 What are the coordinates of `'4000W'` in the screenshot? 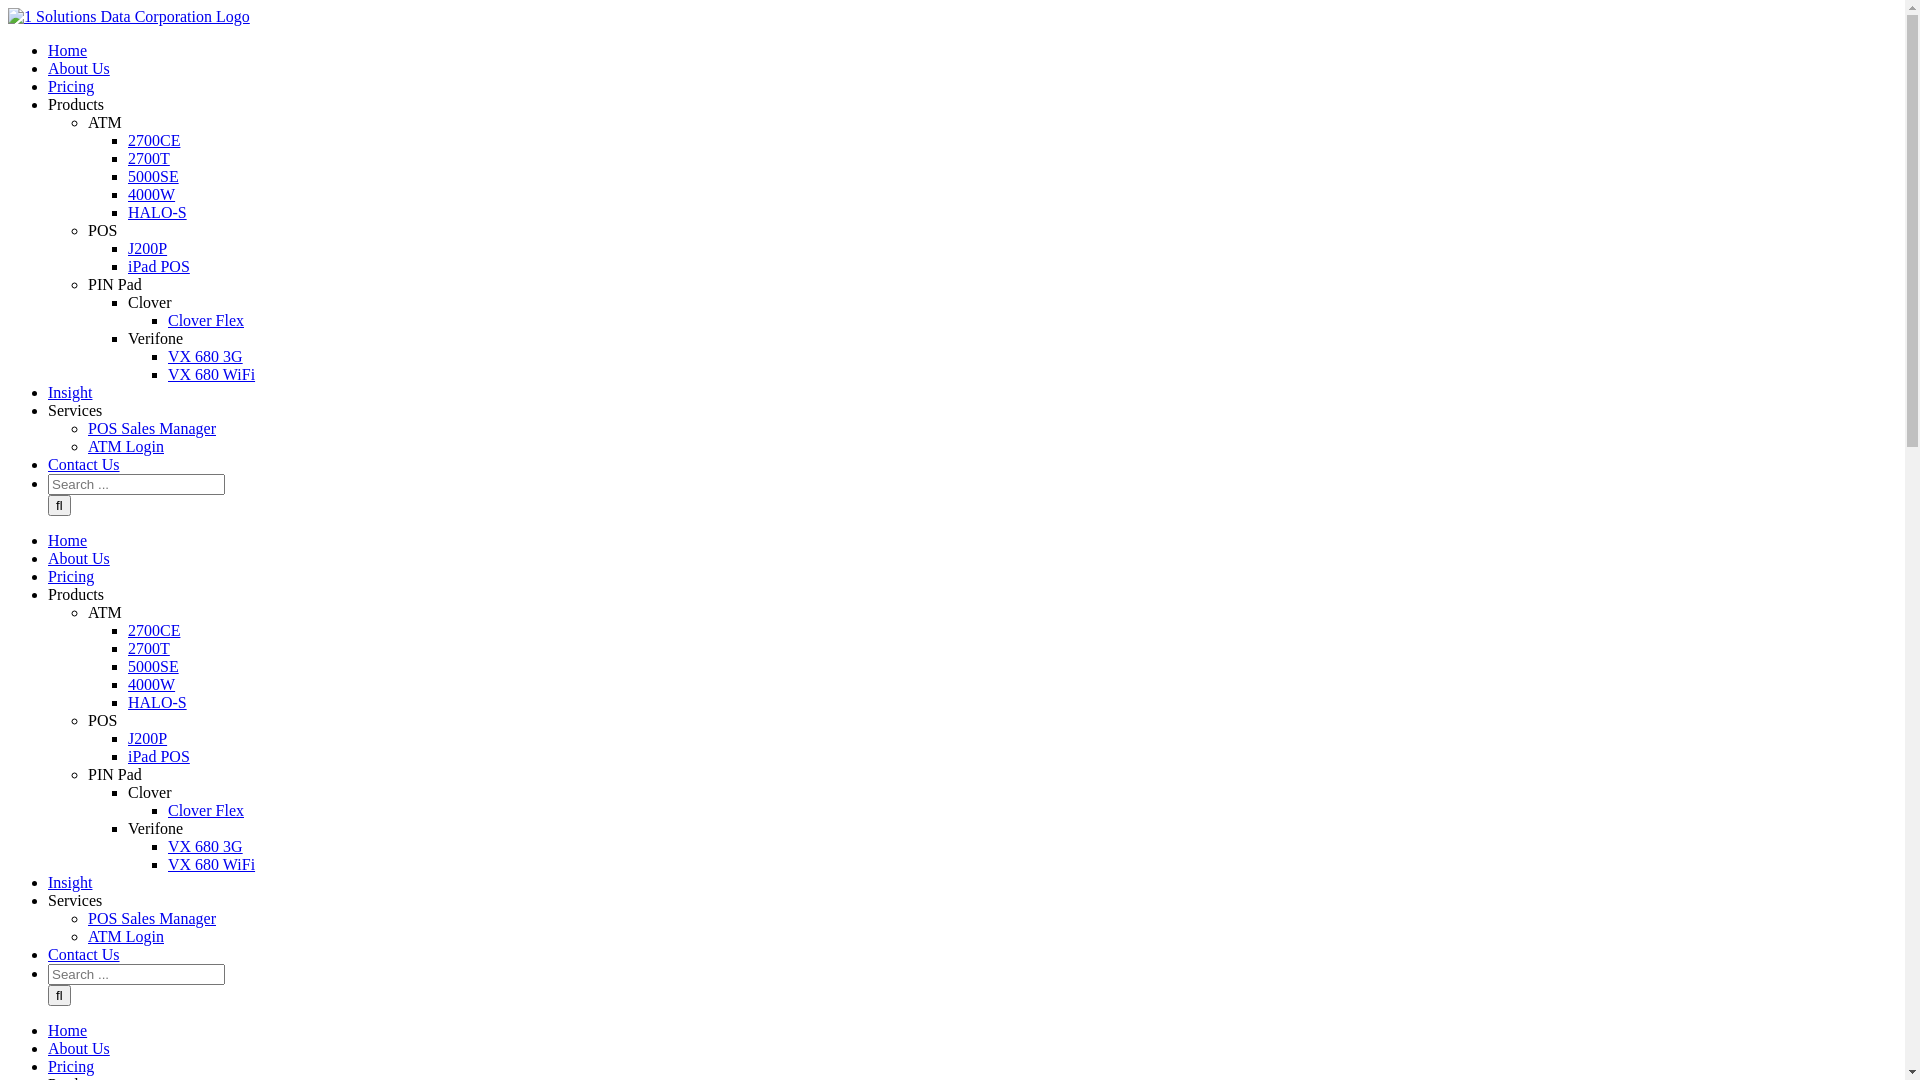 It's located at (150, 683).